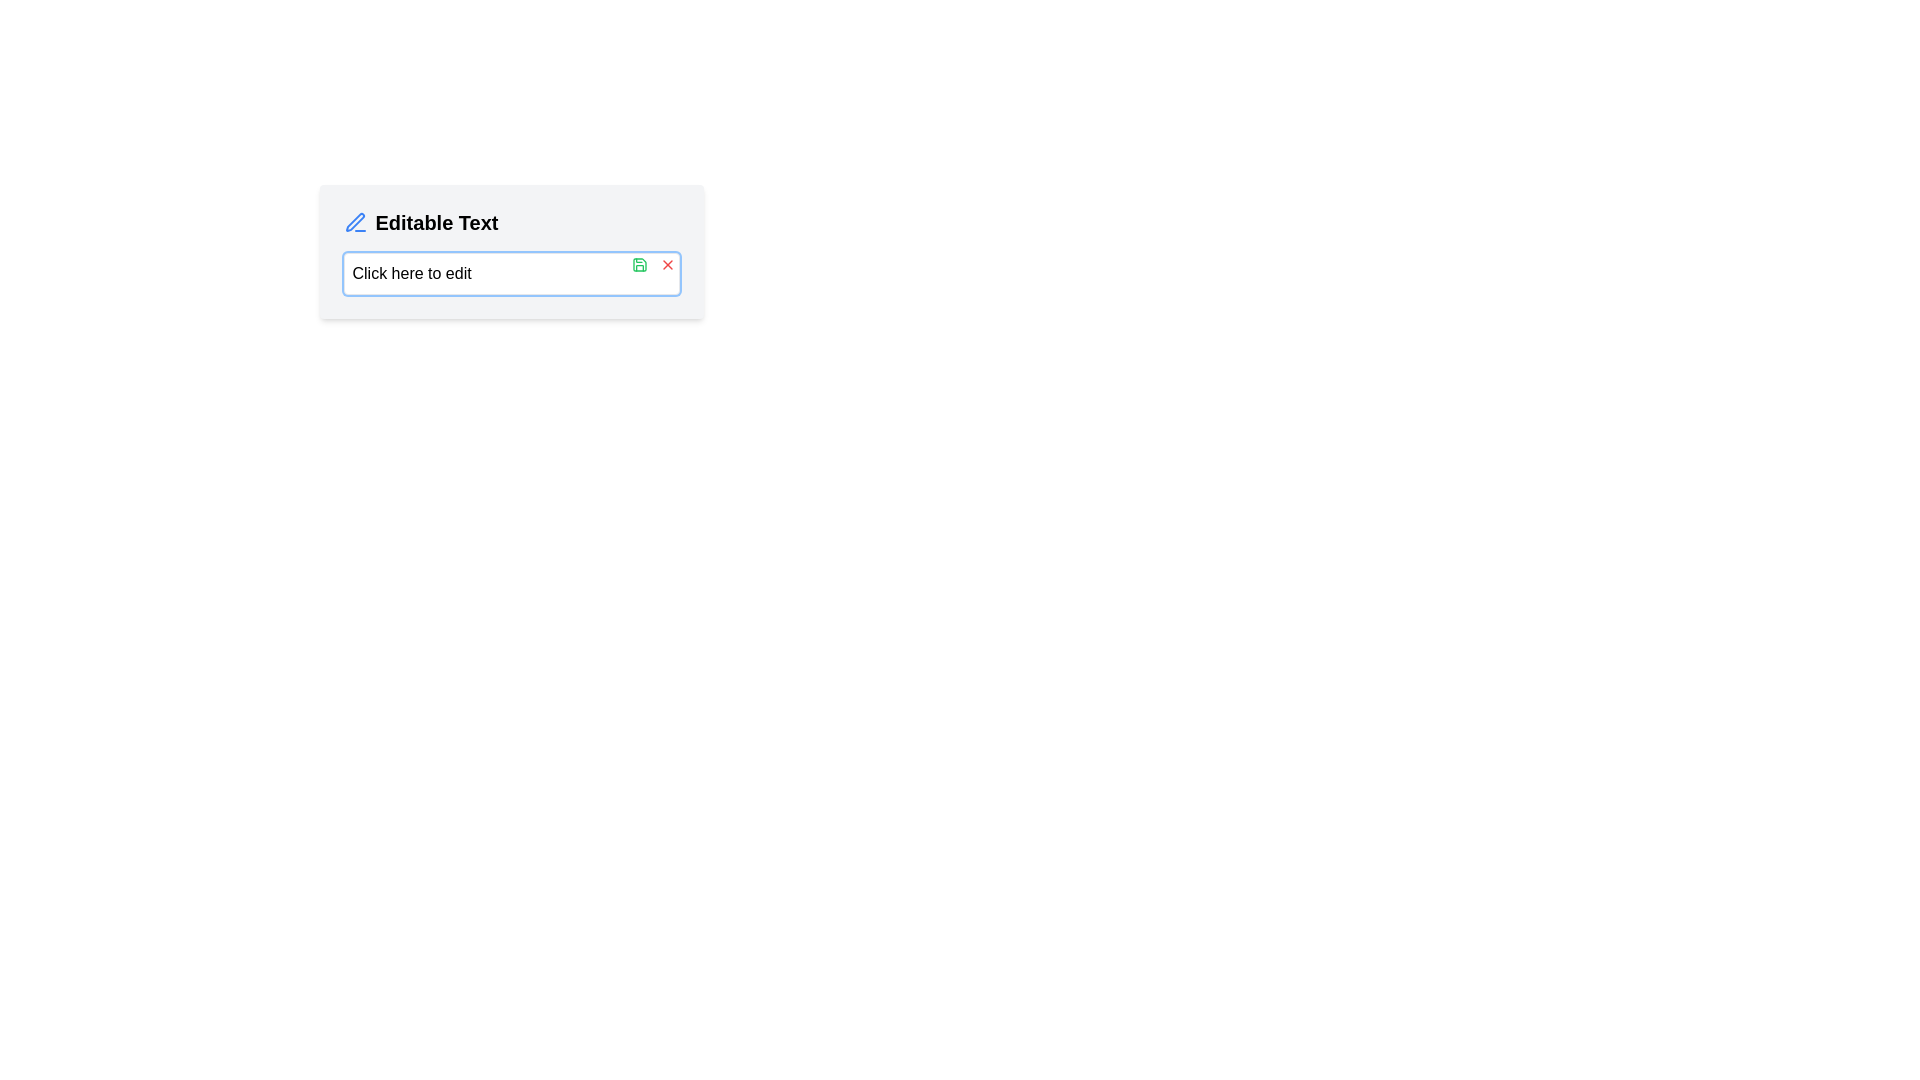 The image size is (1920, 1080). What do you see at coordinates (638, 264) in the screenshot?
I see `the save button located at the top-right of the editable area` at bounding box center [638, 264].